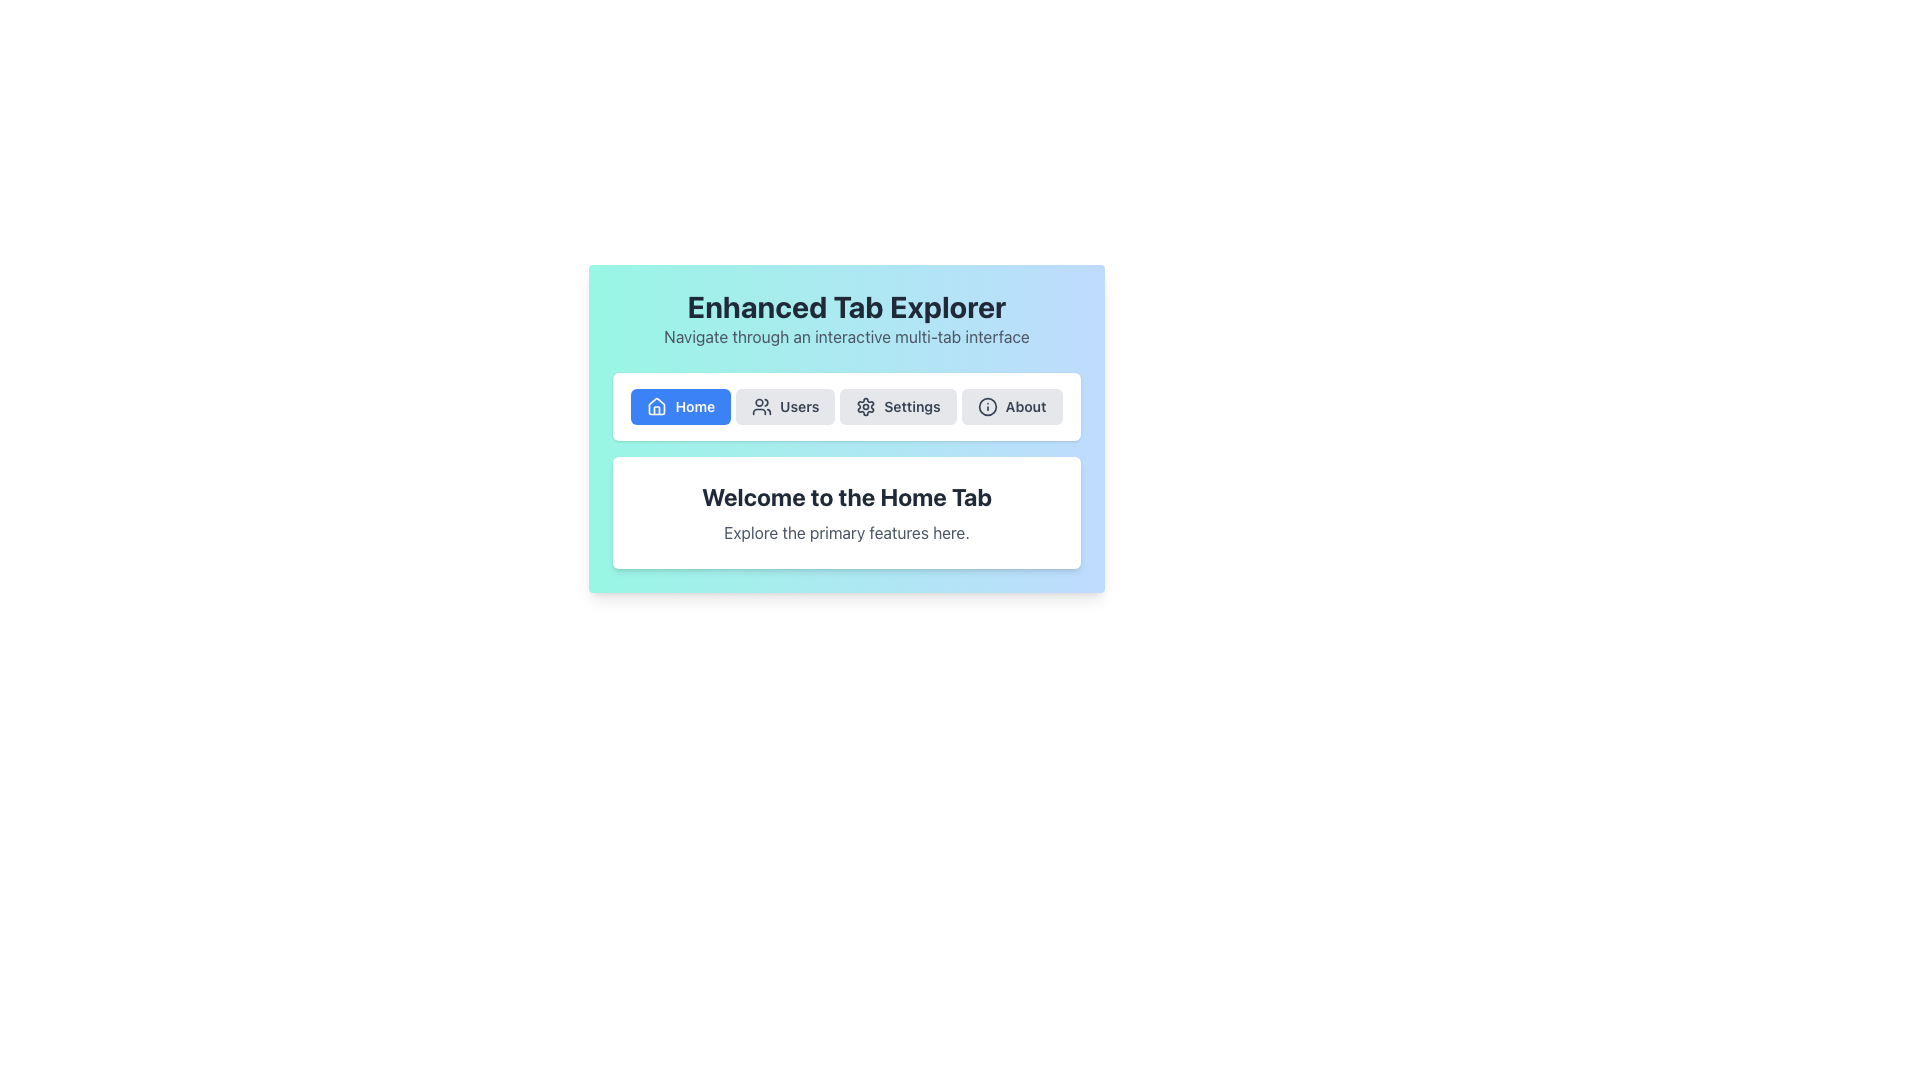 Image resolution: width=1920 pixels, height=1080 pixels. Describe the element at coordinates (846, 406) in the screenshot. I see `the Tab Navigation Bar to switch views between 'Home', 'Users', 'Settings', and 'About'` at that location.